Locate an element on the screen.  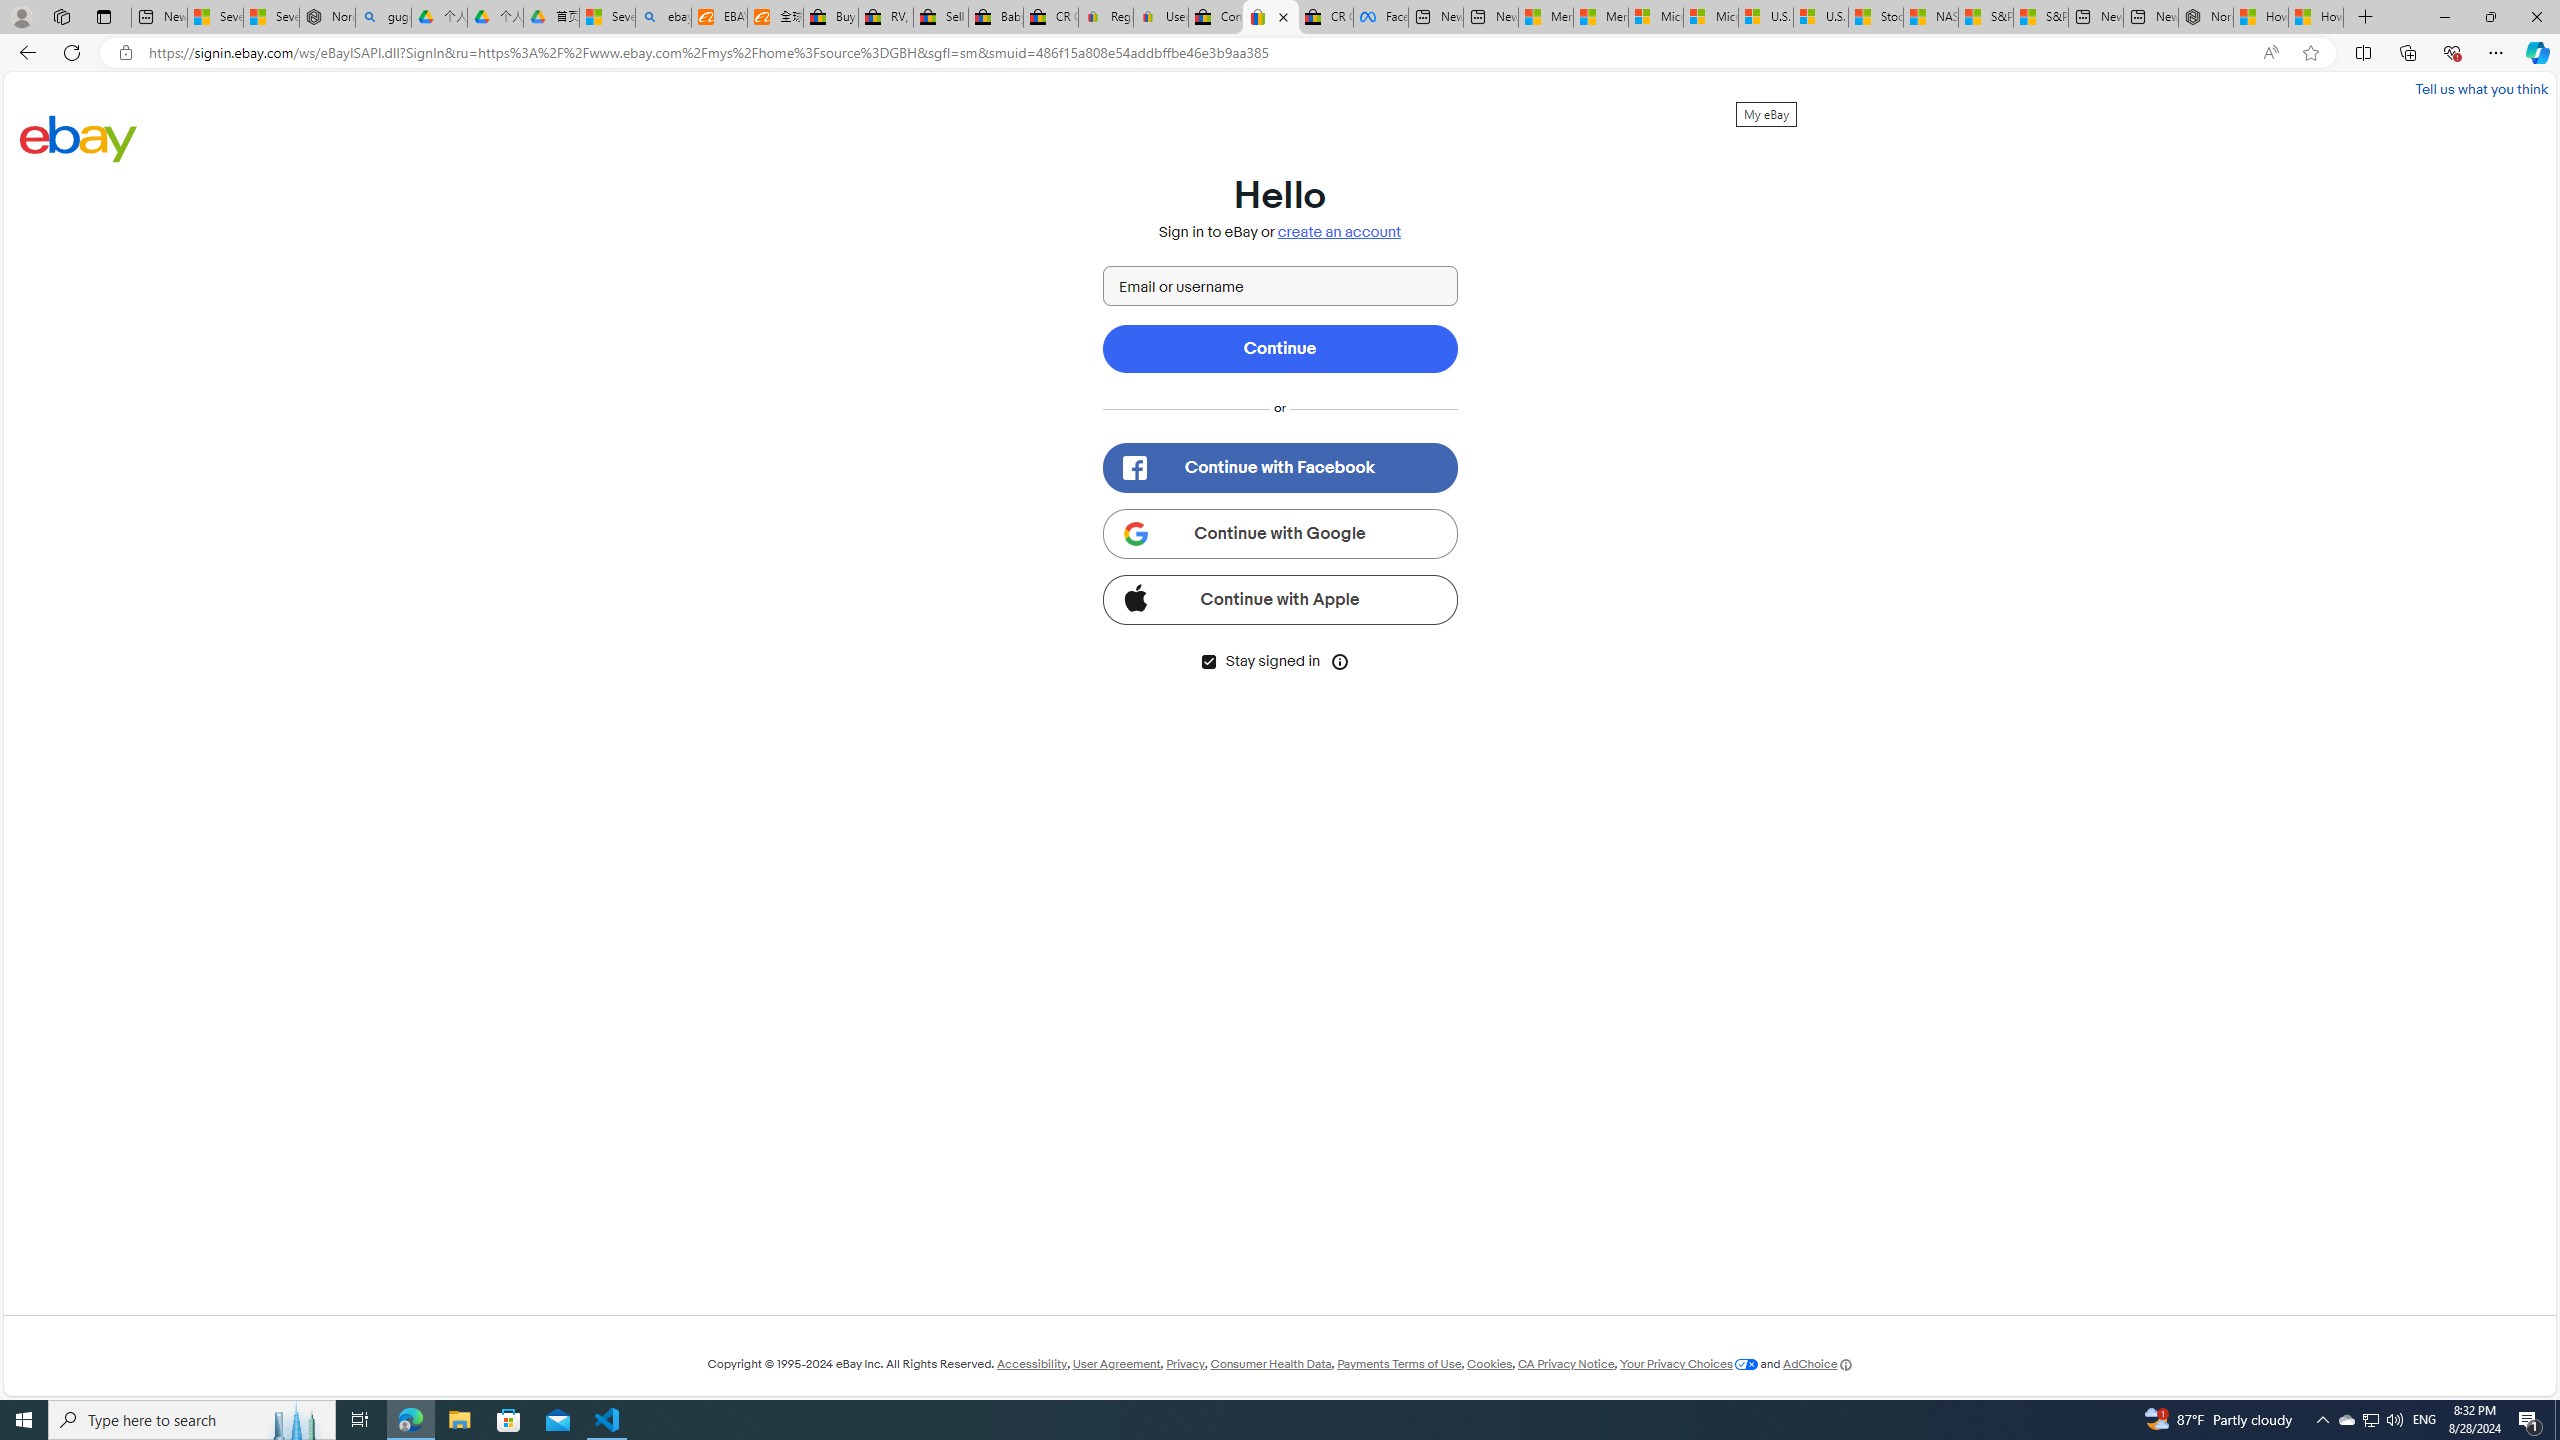
'eBay Home' is located at coordinates (78, 137).